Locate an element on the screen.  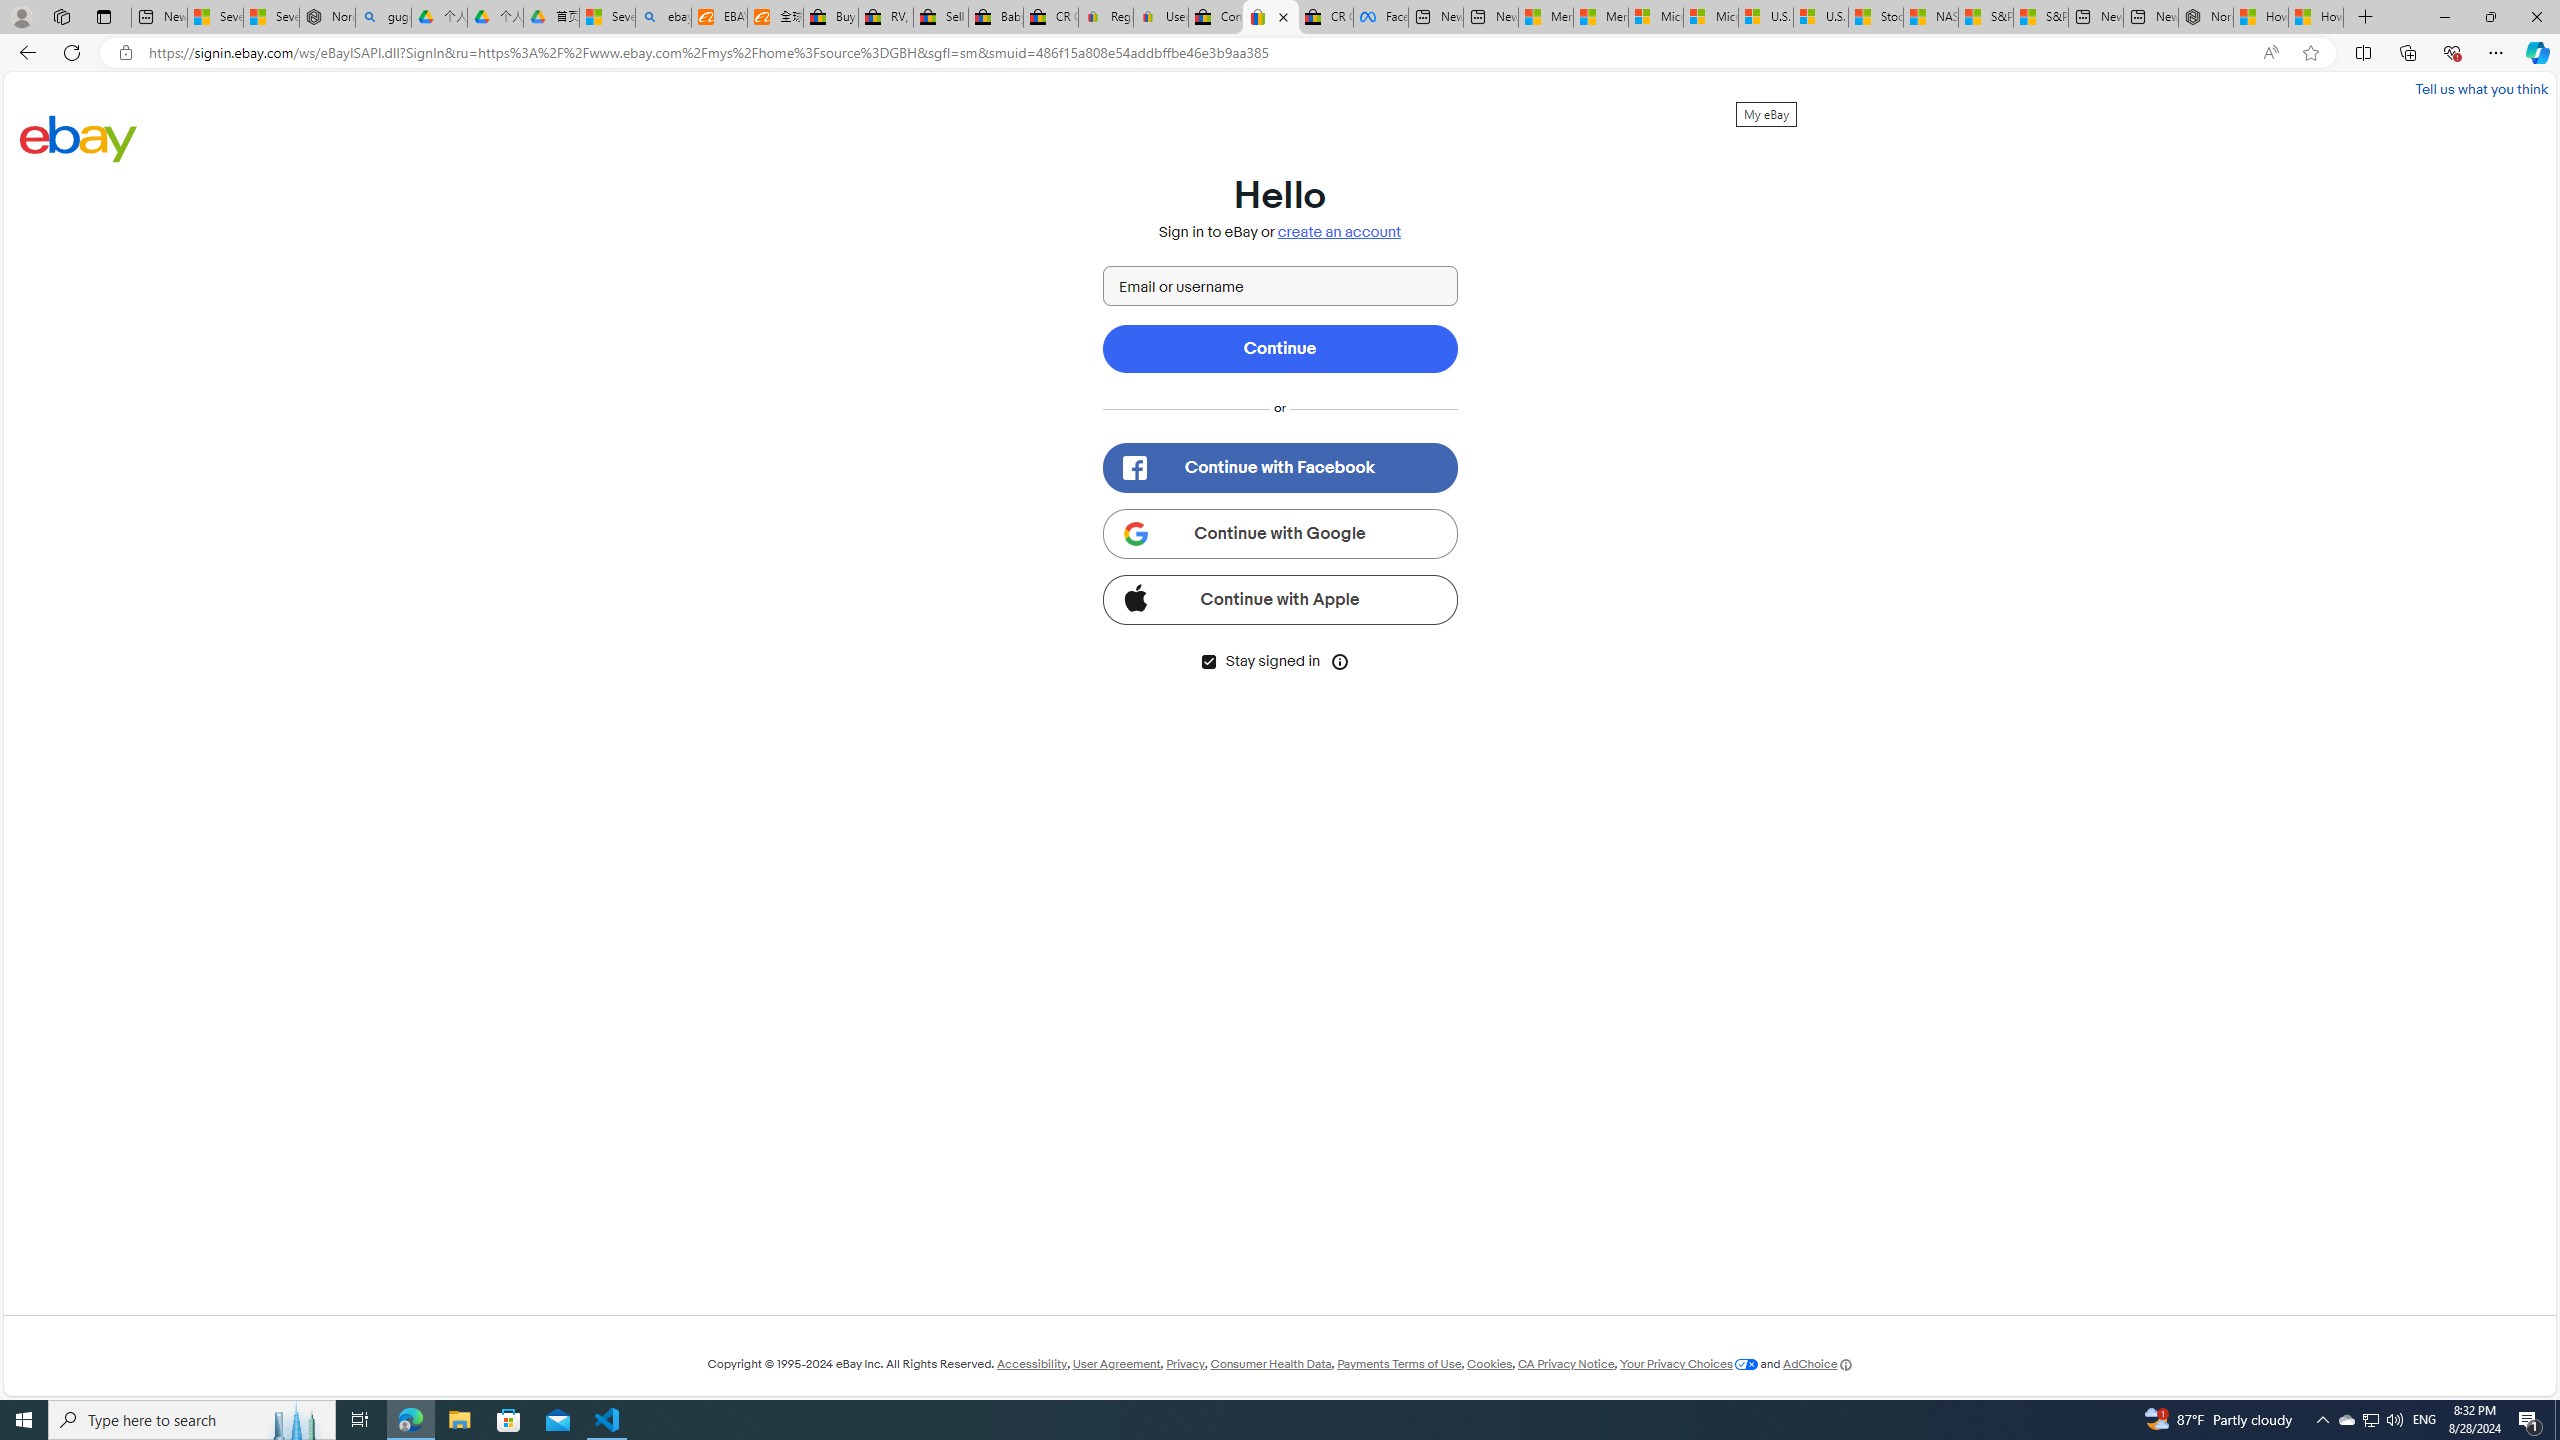
'eBay Home' is located at coordinates (78, 137).